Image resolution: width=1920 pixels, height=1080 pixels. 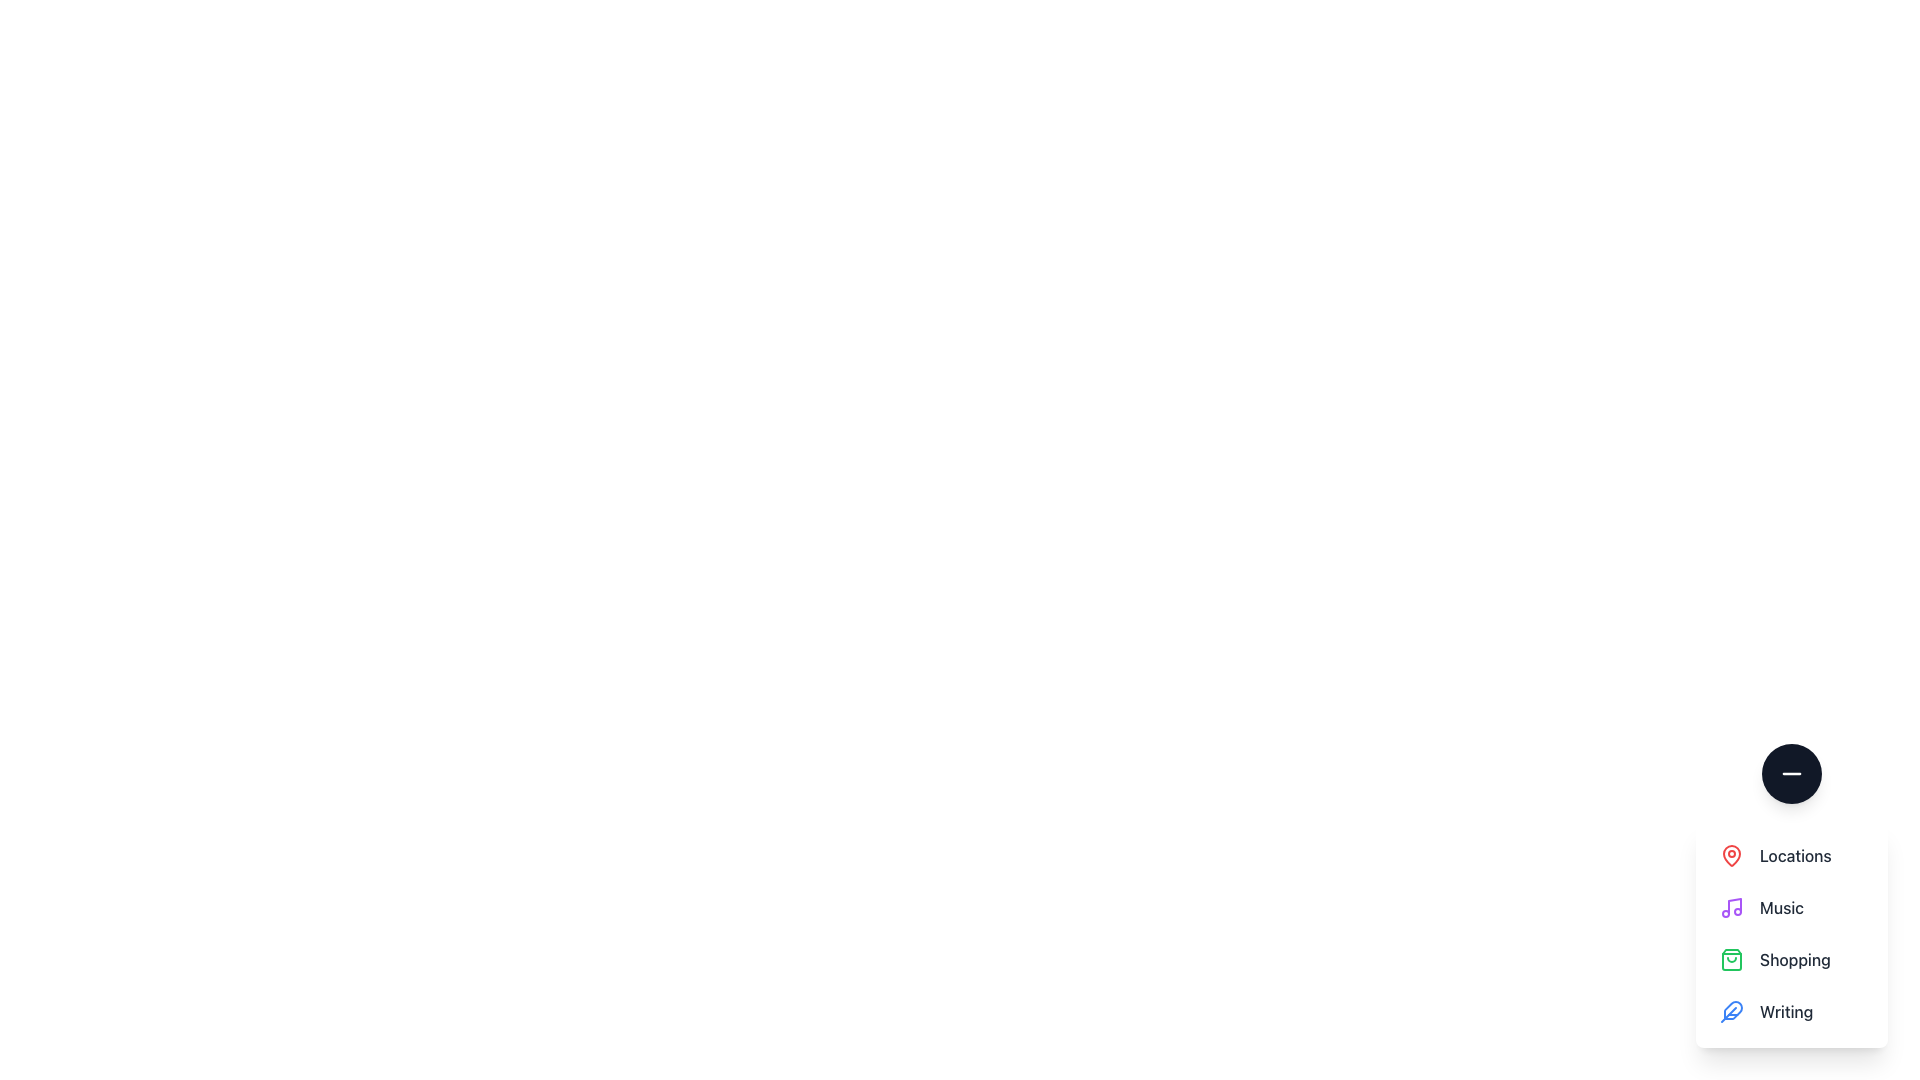 What do you see at coordinates (1731, 907) in the screenshot?
I see `the 'Music' icon located in the menu list, which is positioned to the left of the text label 'Music' and below an icon with a minus symbol` at bounding box center [1731, 907].